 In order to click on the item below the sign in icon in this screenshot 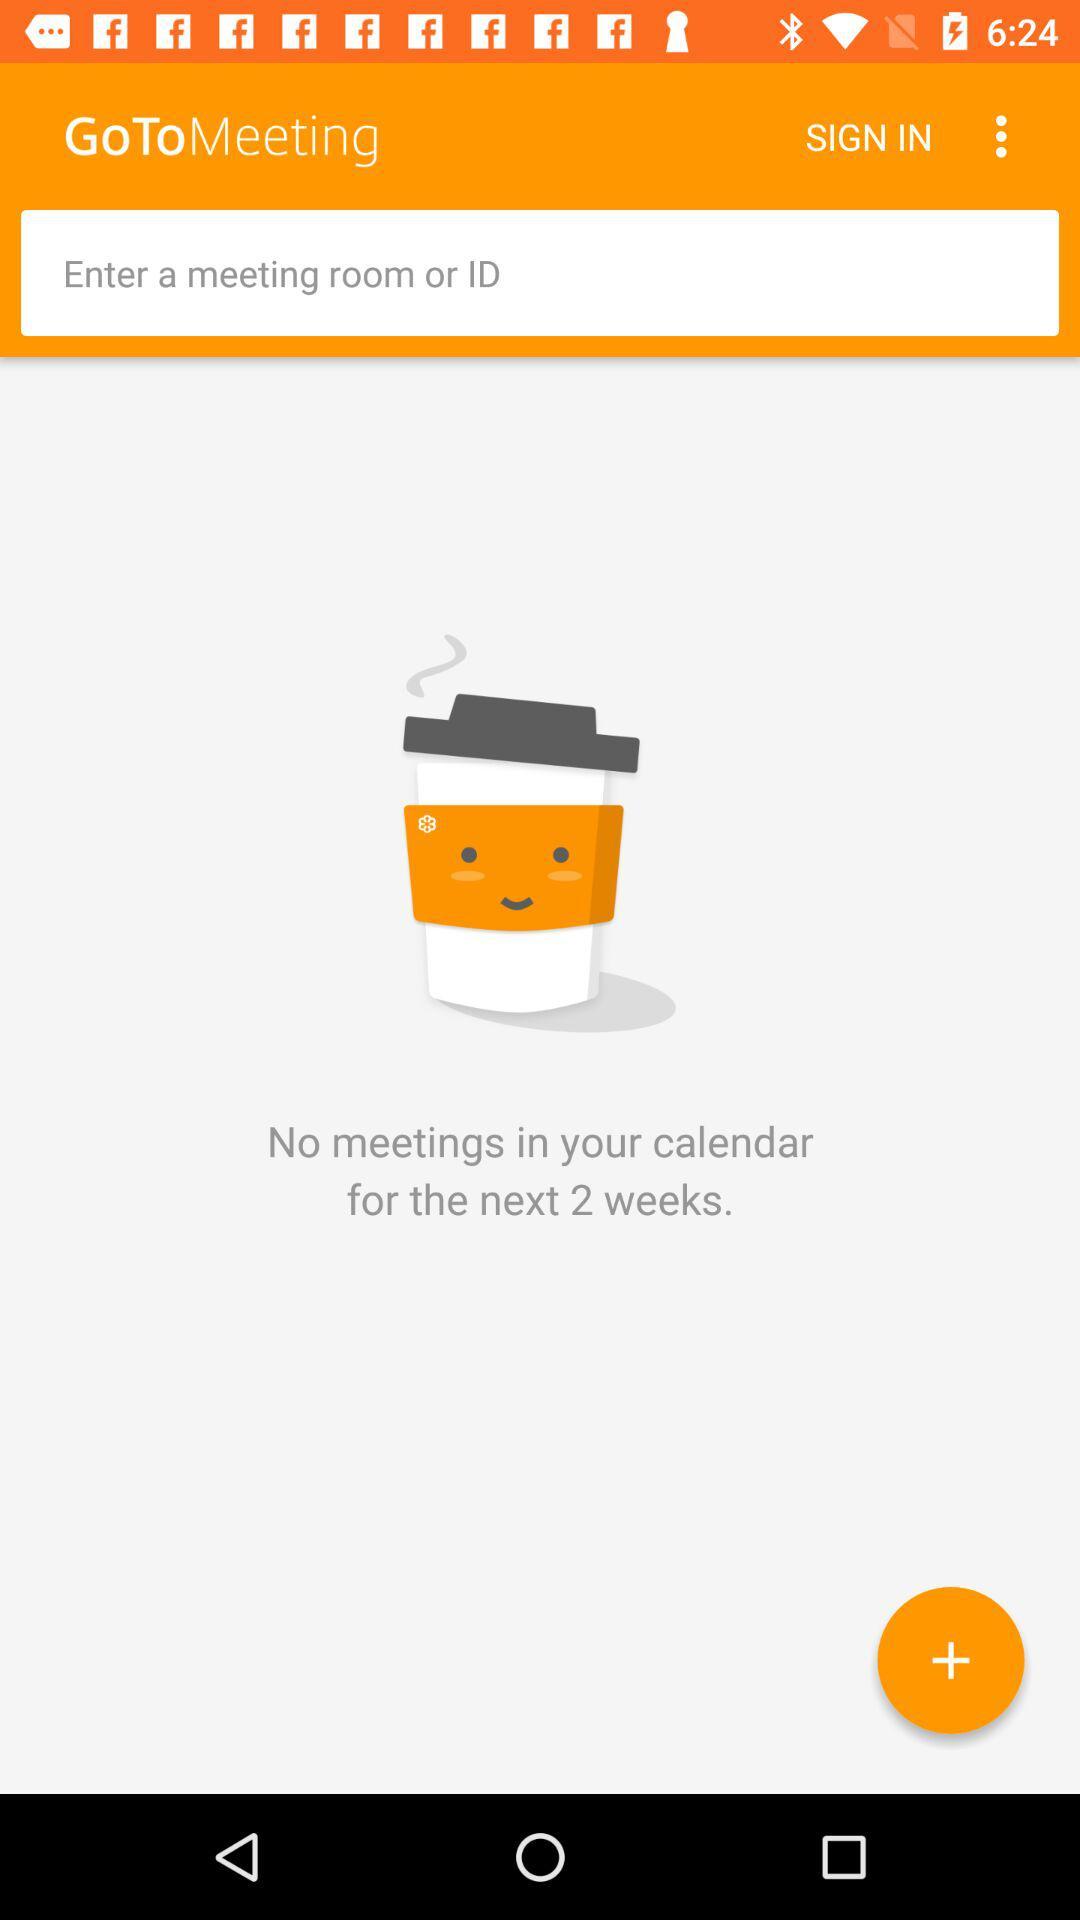, I will do `click(540, 272)`.